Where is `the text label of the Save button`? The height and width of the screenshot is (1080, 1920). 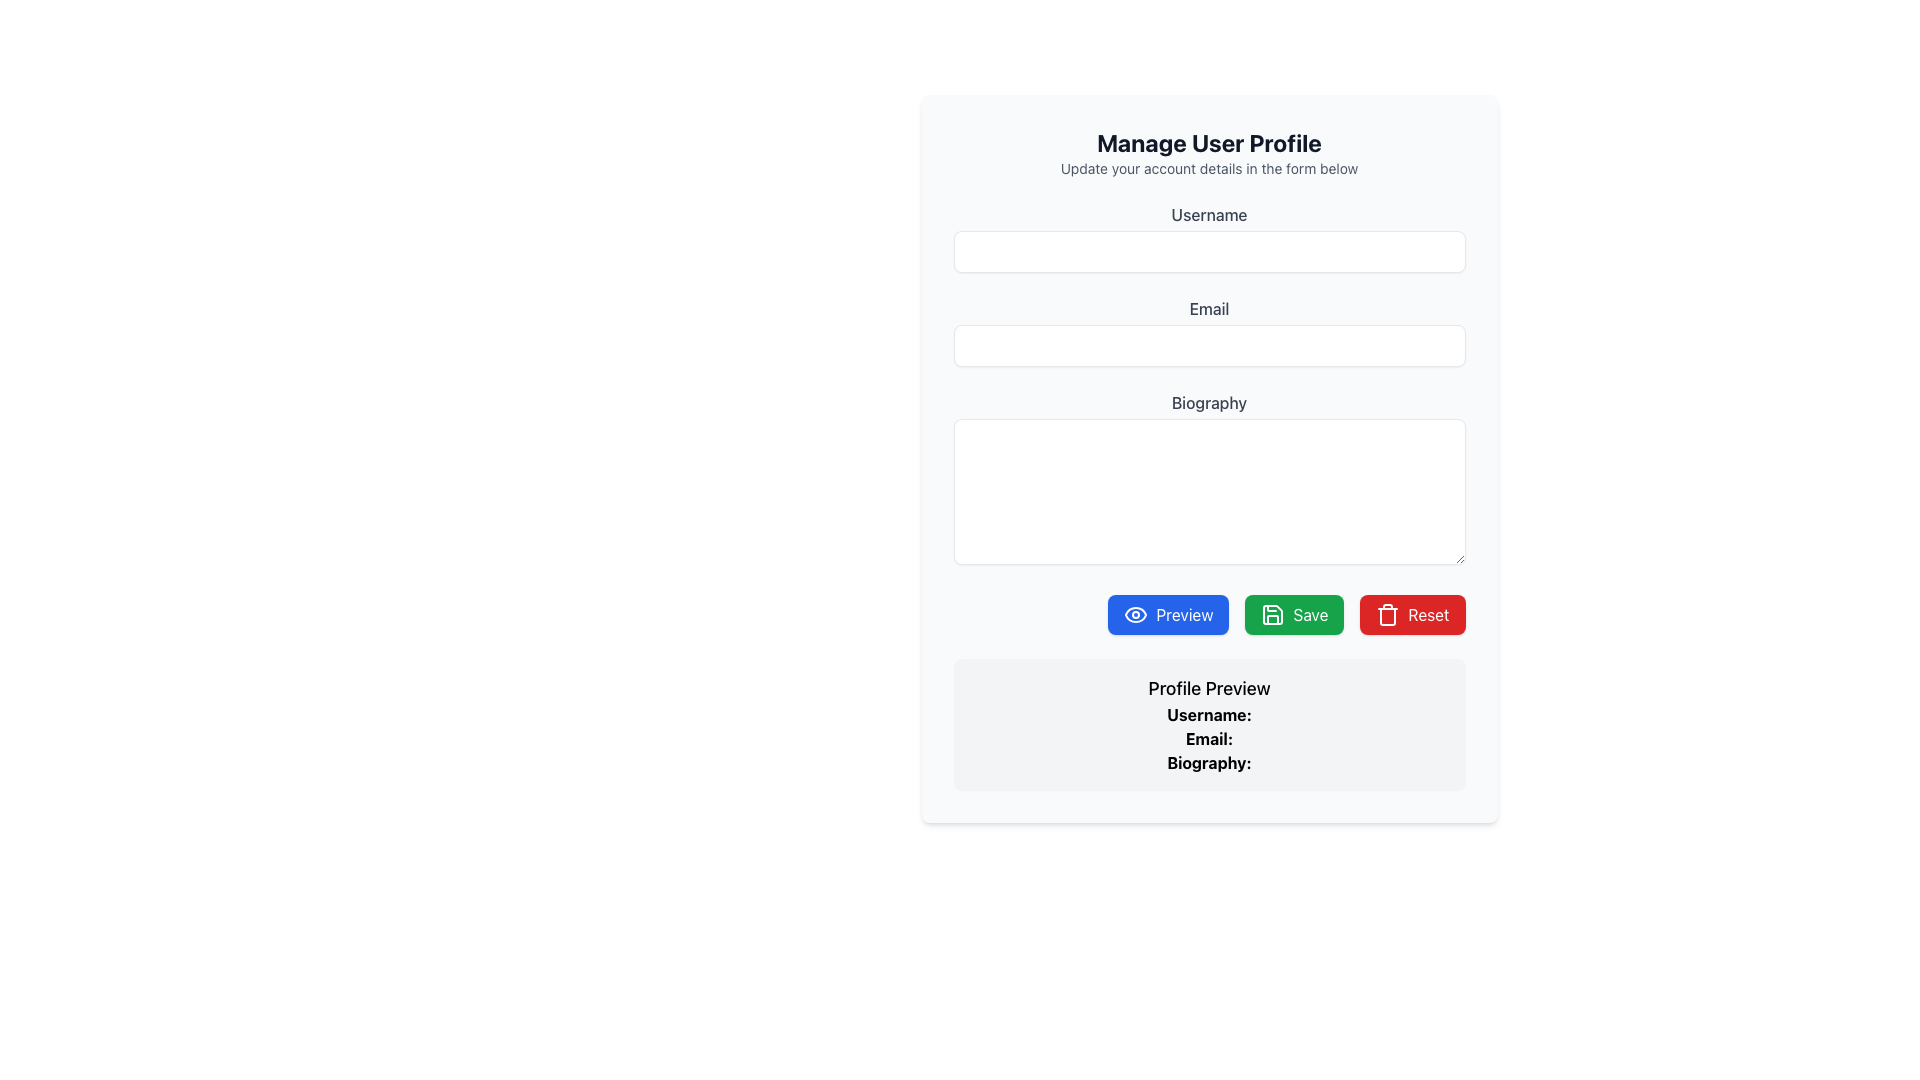
the text label of the Save button is located at coordinates (1310, 613).